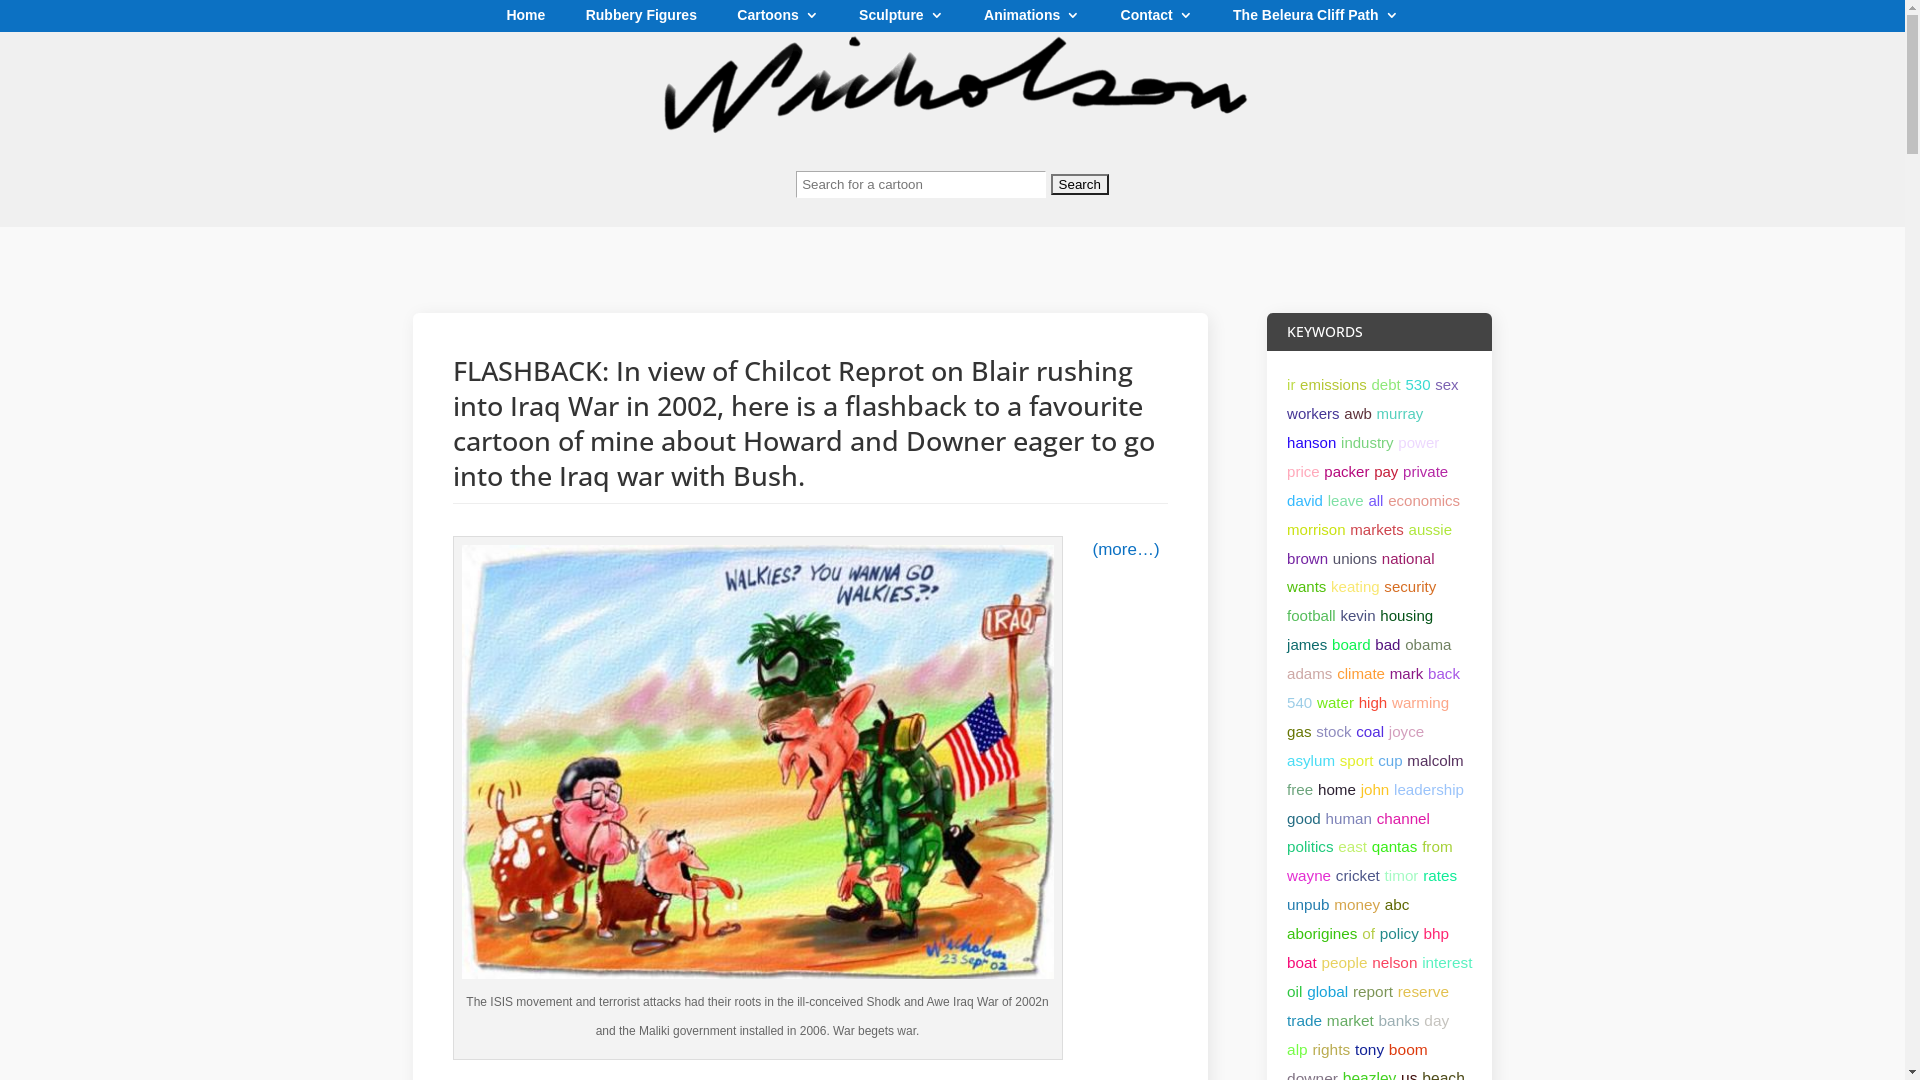  What do you see at coordinates (1309, 874) in the screenshot?
I see `'wayne'` at bounding box center [1309, 874].